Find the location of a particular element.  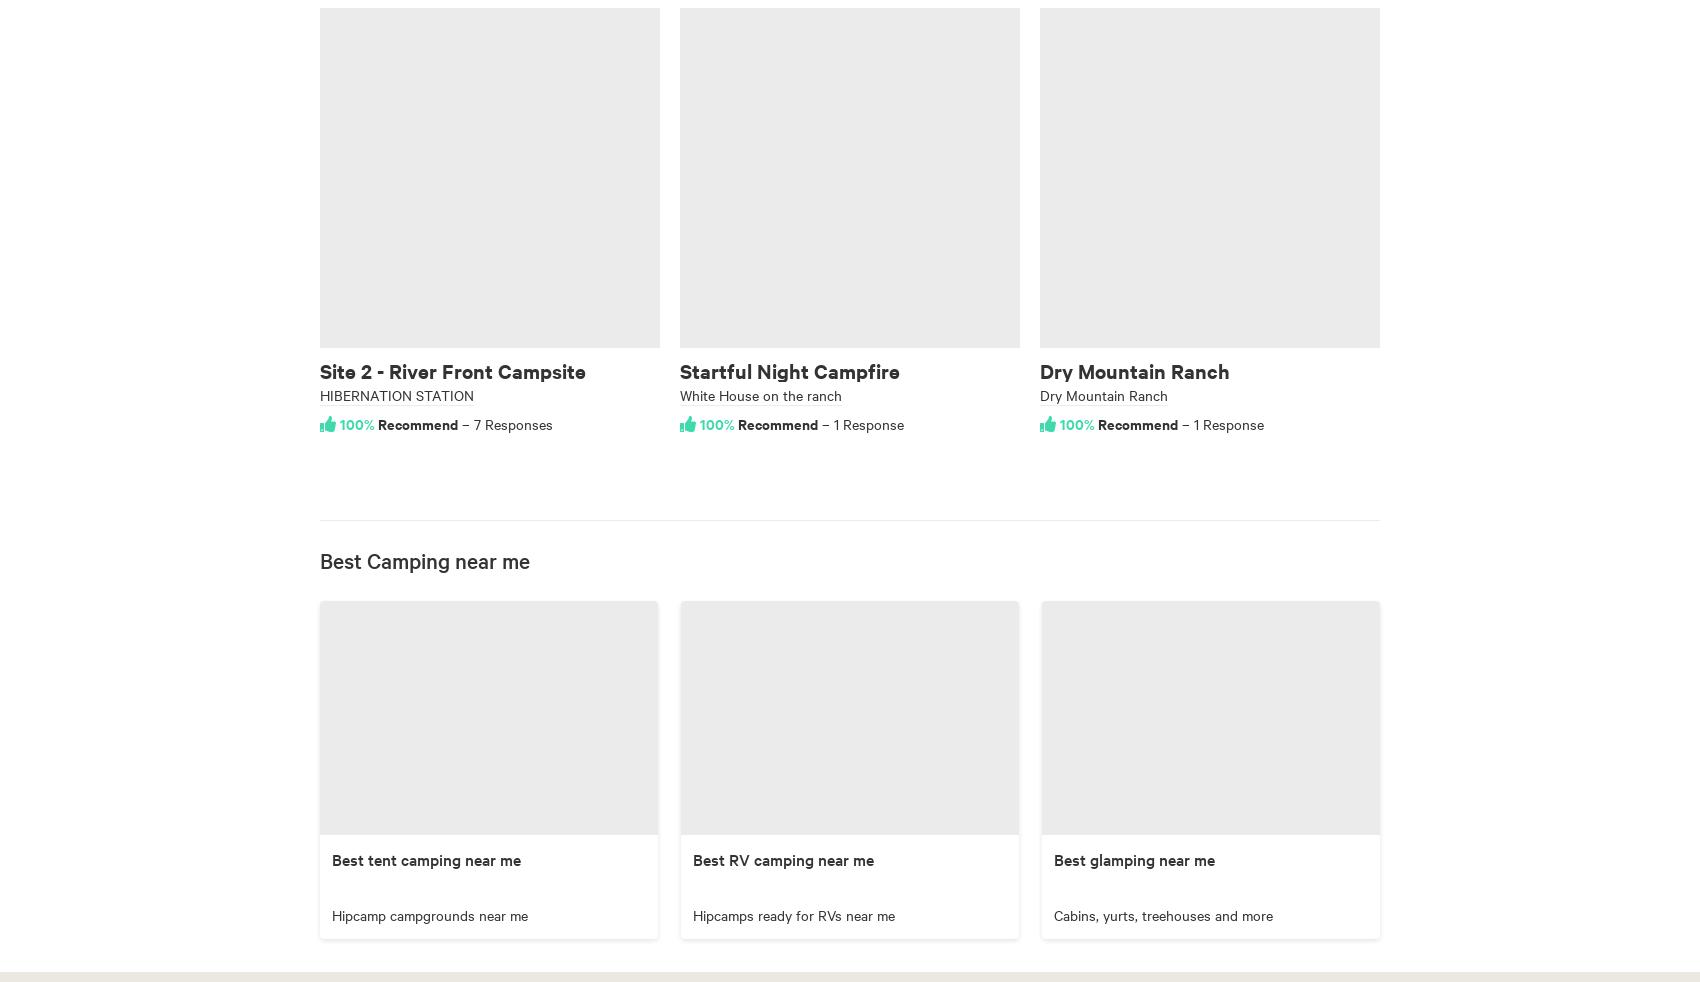

'Cabins, yurts, treehouses and more' is located at coordinates (1053, 914).